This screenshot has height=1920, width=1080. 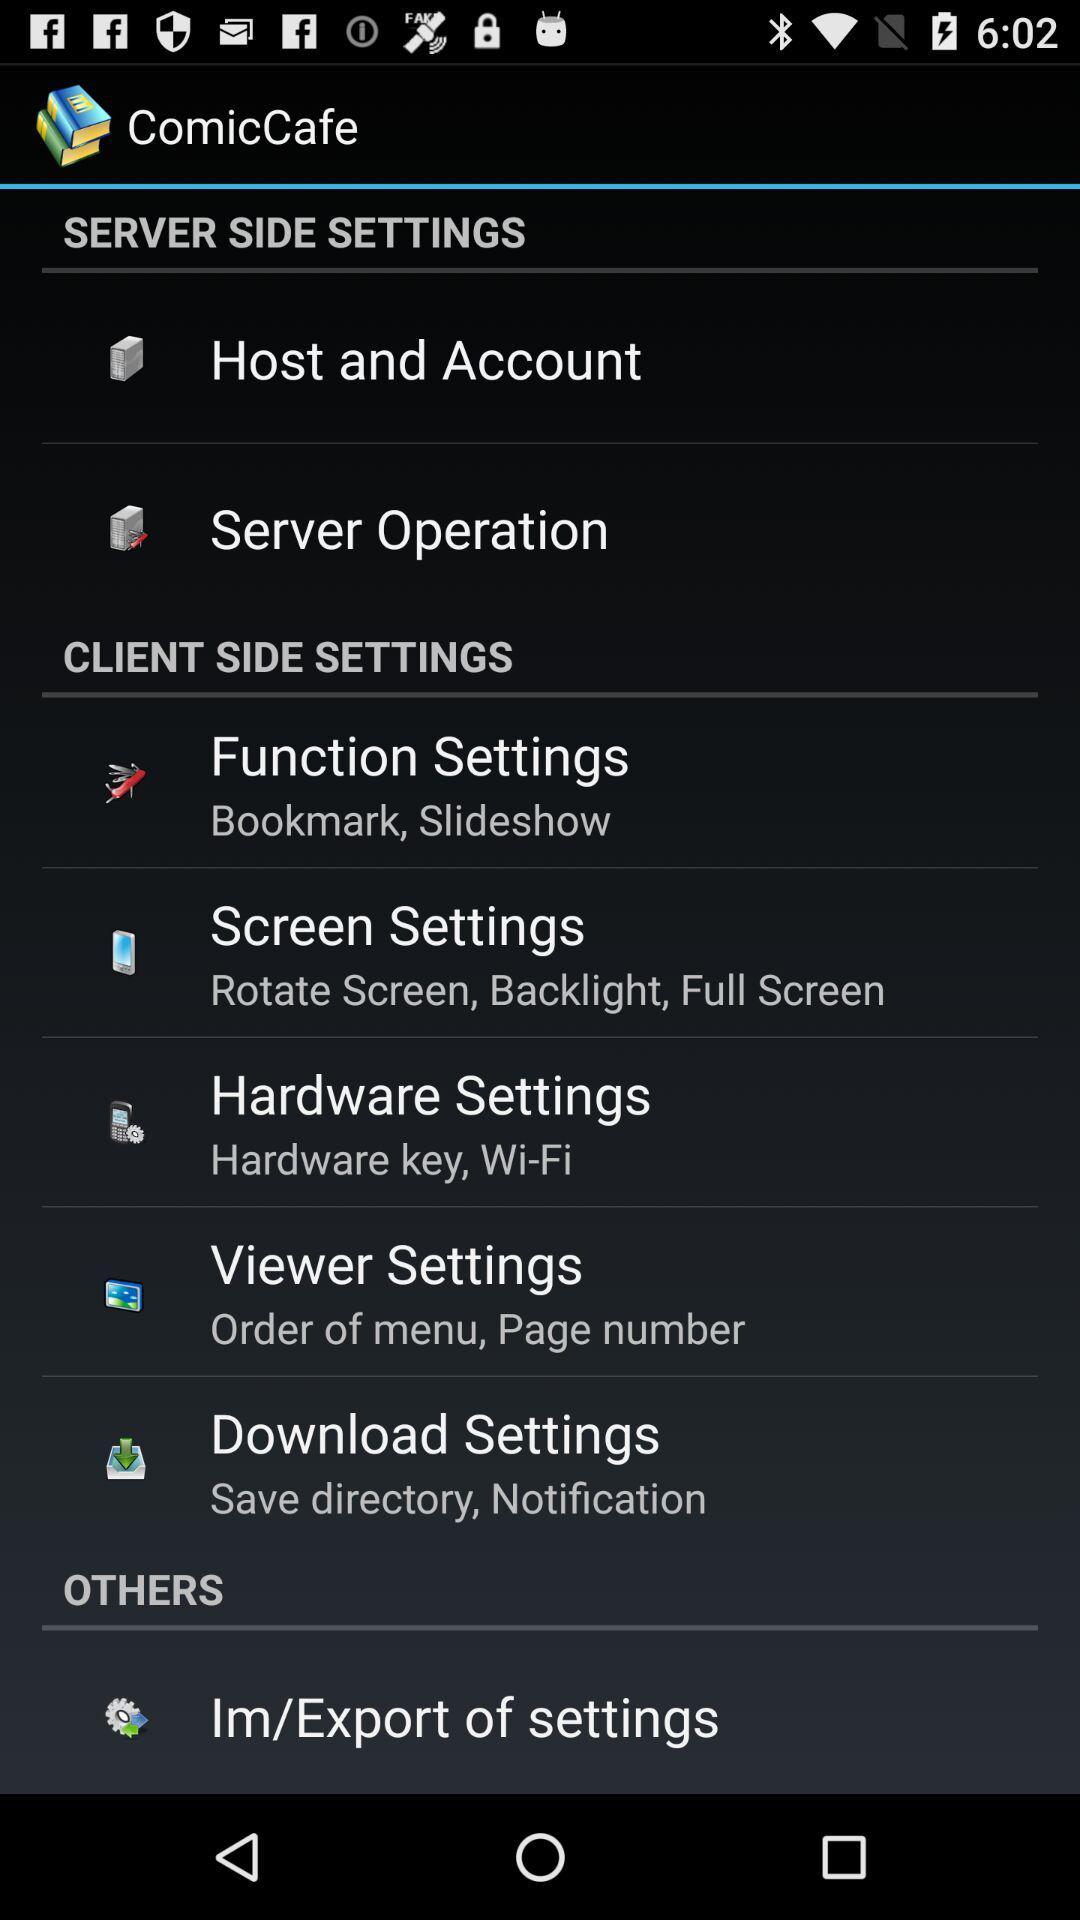 I want to click on im export of app, so click(x=465, y=1714).